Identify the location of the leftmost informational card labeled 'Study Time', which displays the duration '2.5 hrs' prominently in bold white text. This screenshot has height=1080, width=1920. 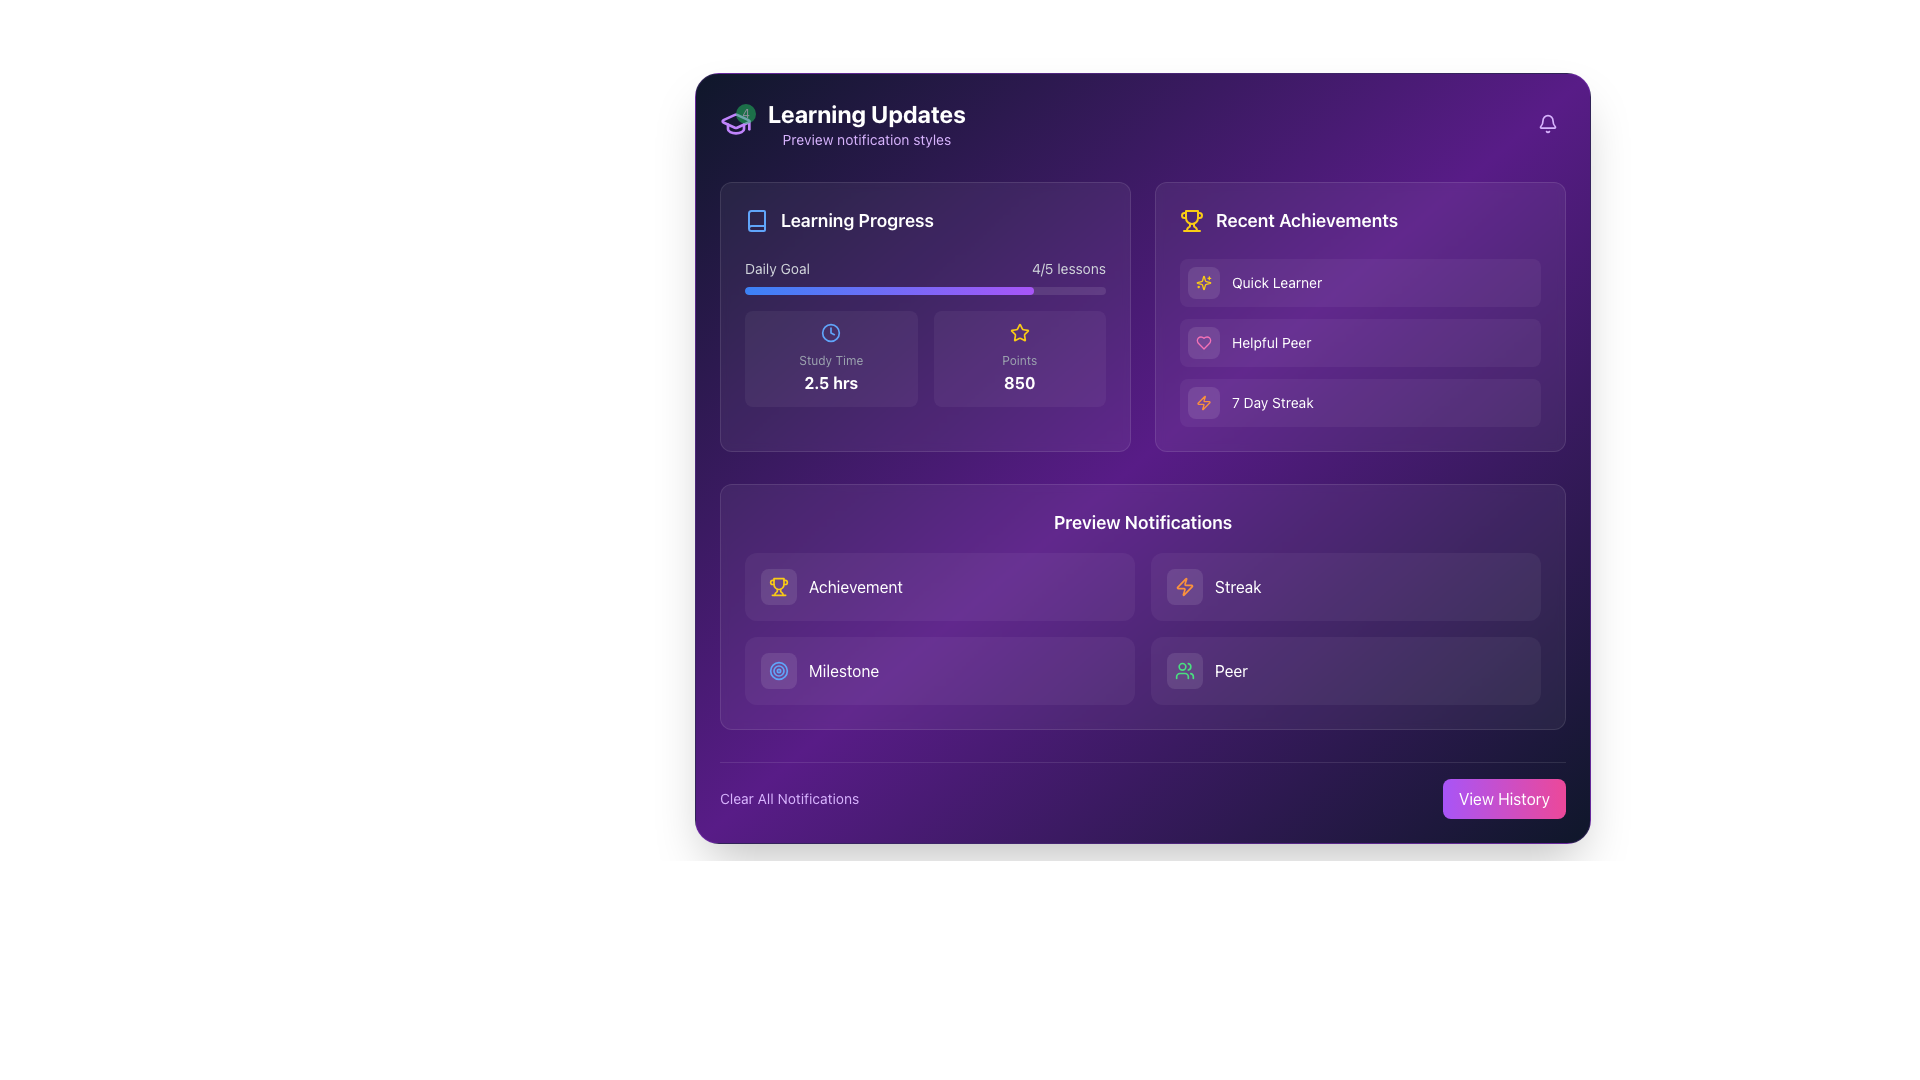
(831, 357).